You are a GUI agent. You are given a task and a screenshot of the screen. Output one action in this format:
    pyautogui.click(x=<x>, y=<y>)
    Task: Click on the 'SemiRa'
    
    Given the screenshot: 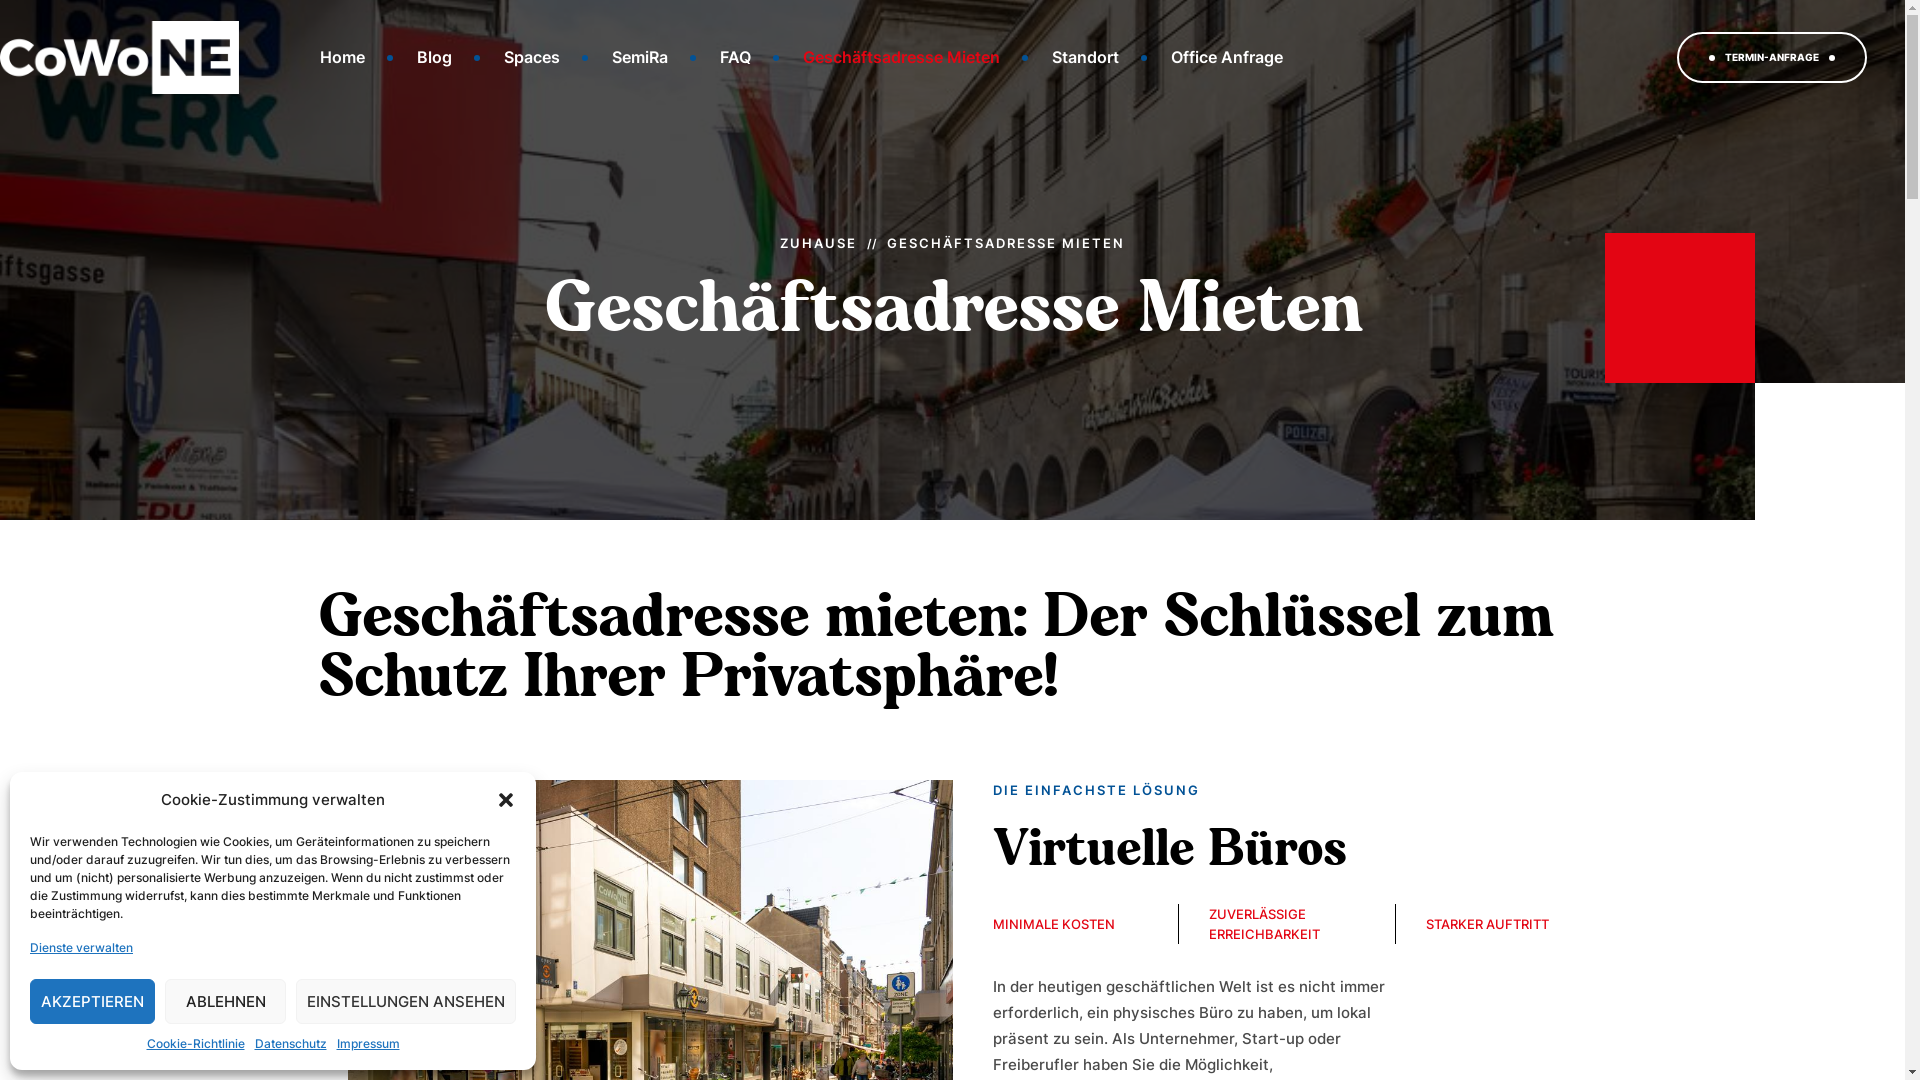 What is the action you would take?
    pyautogui.click(x=638, y=56)
    